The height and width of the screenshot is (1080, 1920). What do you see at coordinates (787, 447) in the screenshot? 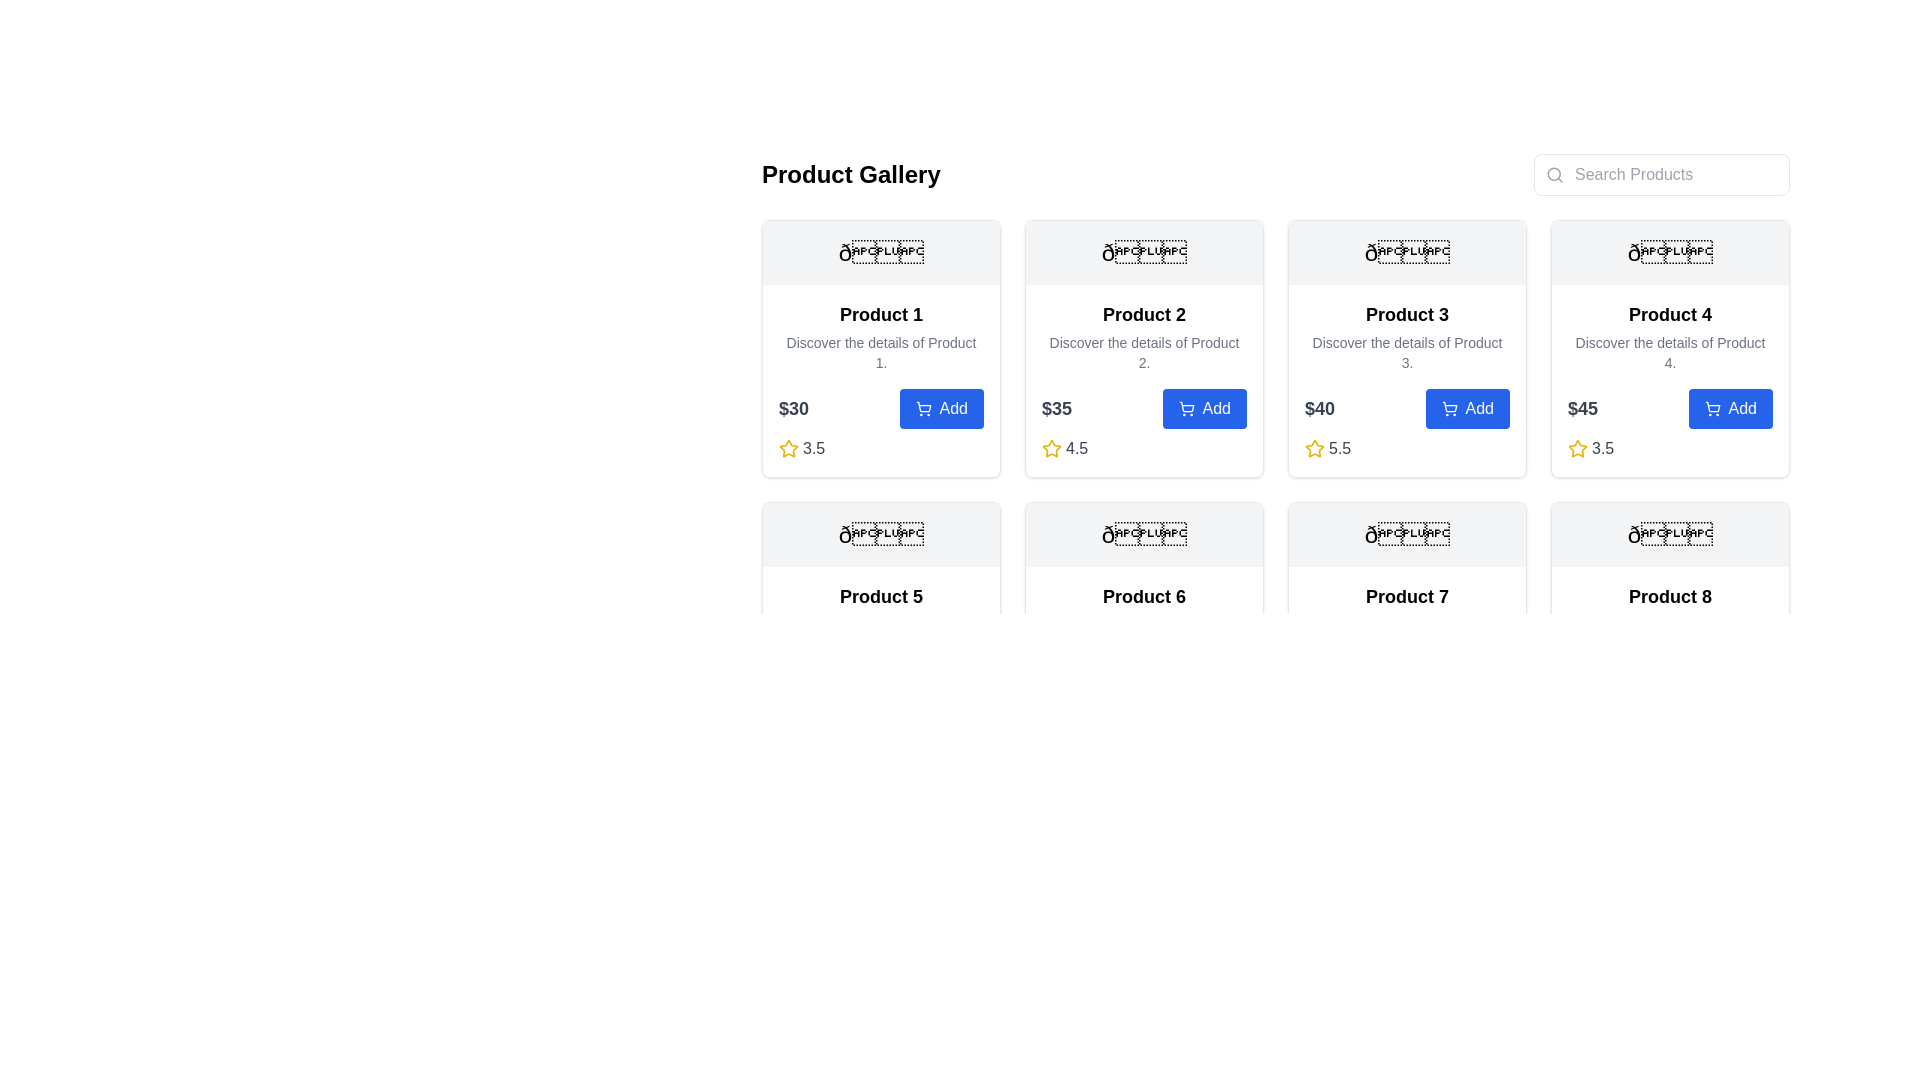
I see `the yellow star-shaped rating icon, which is the first star in the rating indicator below the '$30' price label and the 'Add' button for 'Product 1'` at bounding box center [787, 447].